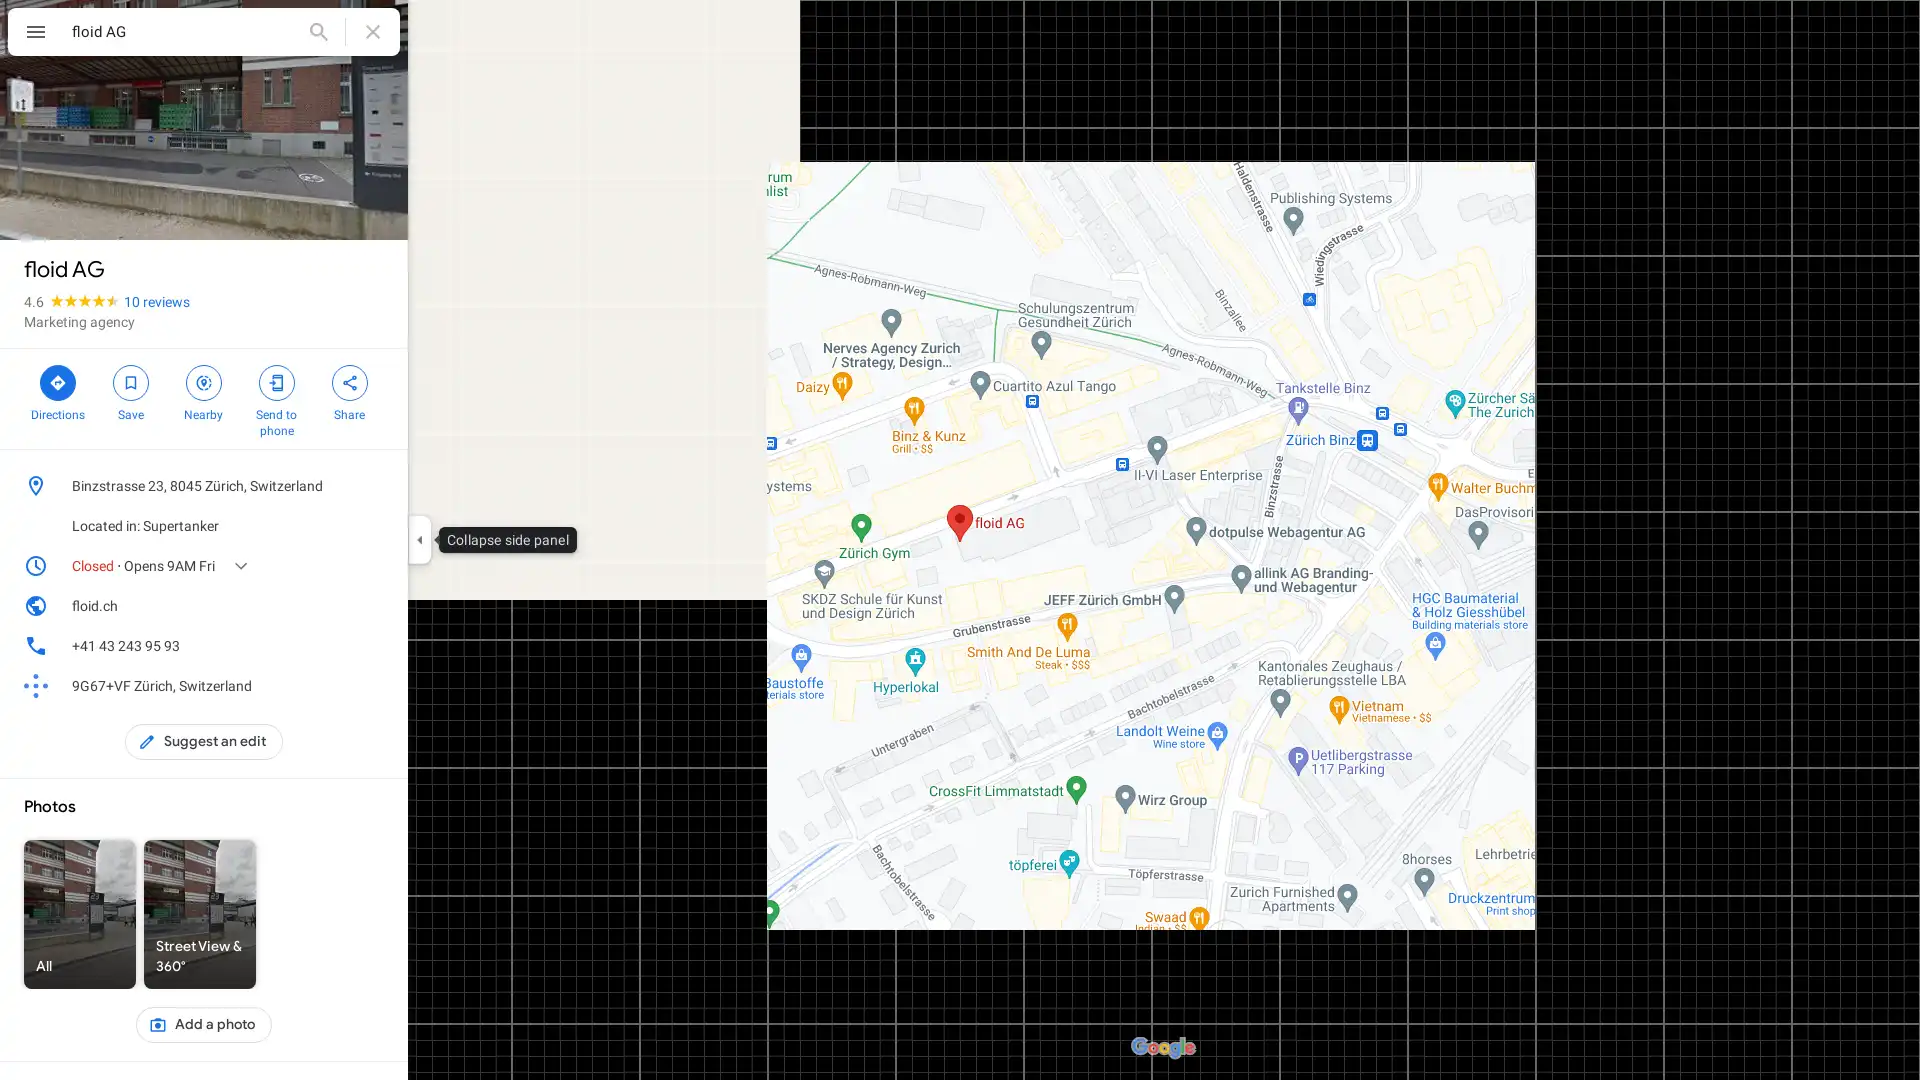 The image size is (1920, 1080). I want to click on Street View & 360, so click(200, 914).